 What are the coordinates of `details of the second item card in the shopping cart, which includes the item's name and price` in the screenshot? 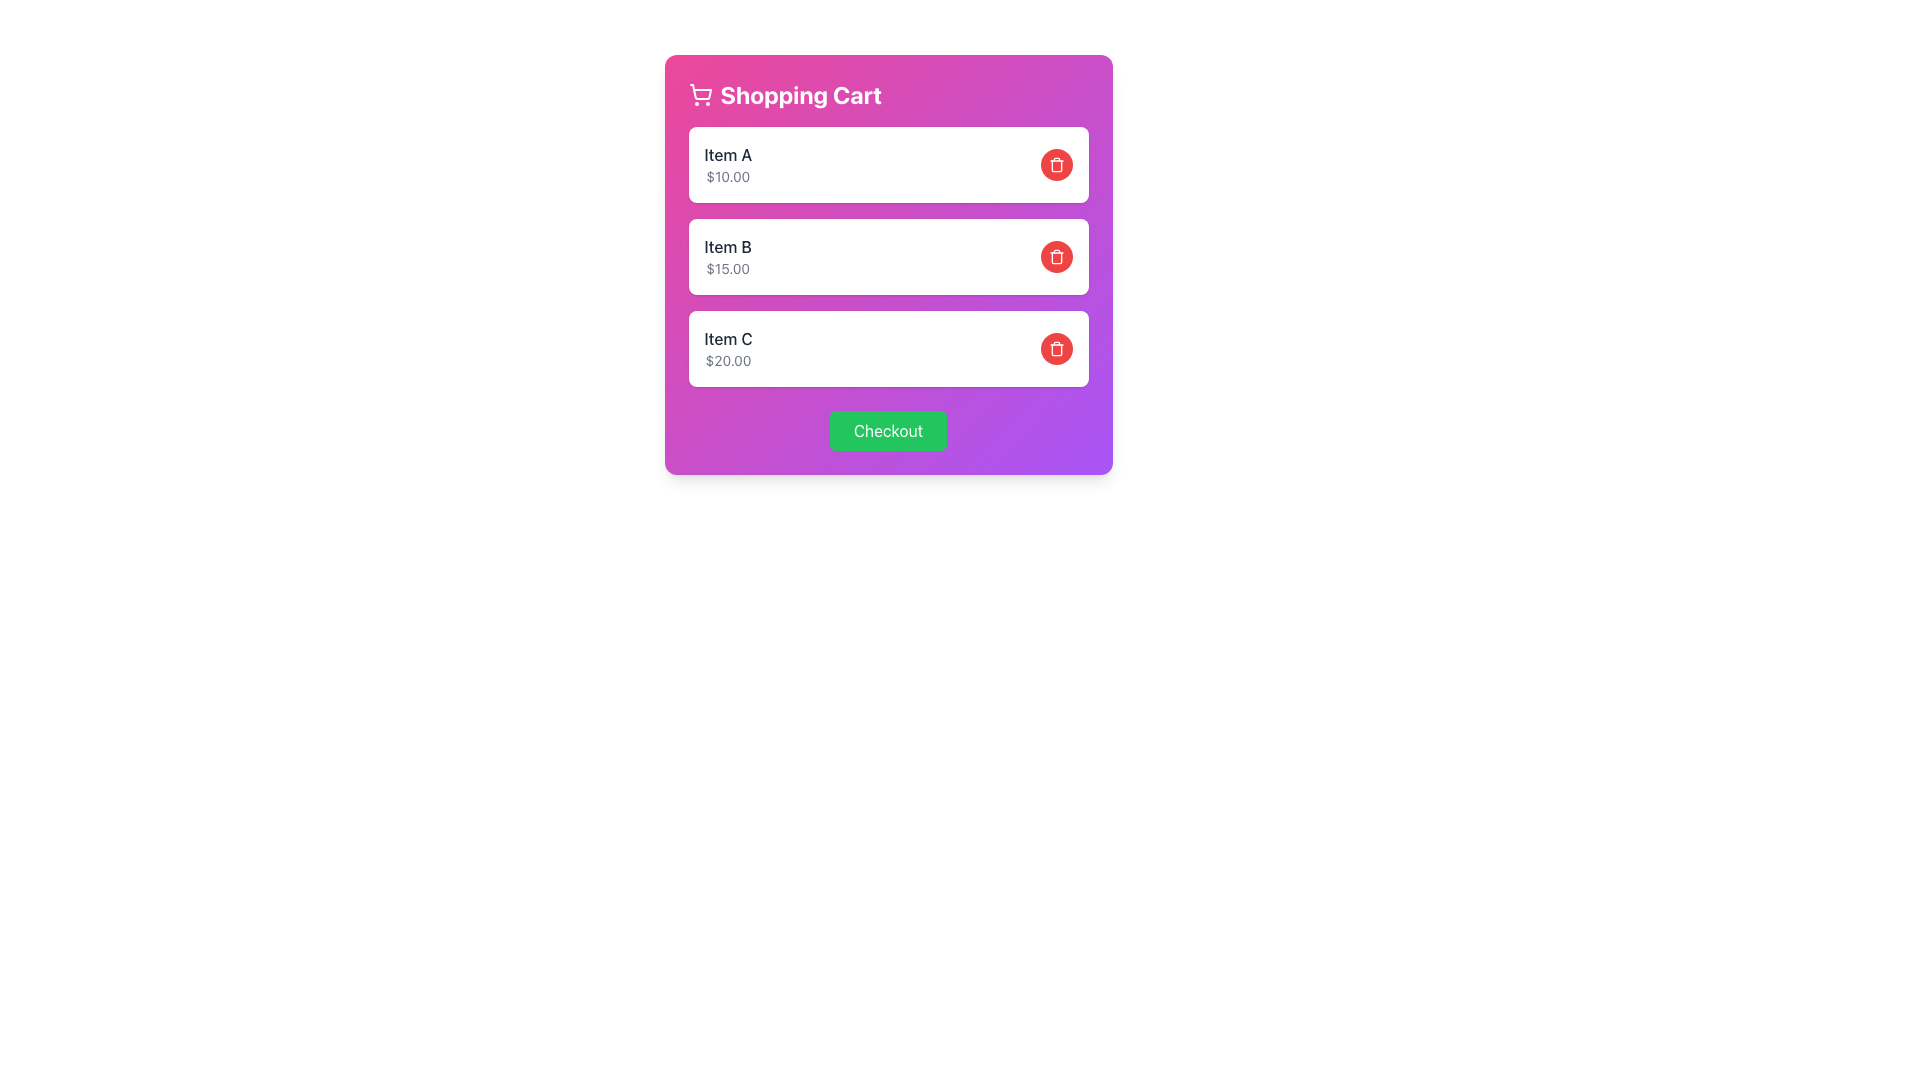 It's located at (887, 256).